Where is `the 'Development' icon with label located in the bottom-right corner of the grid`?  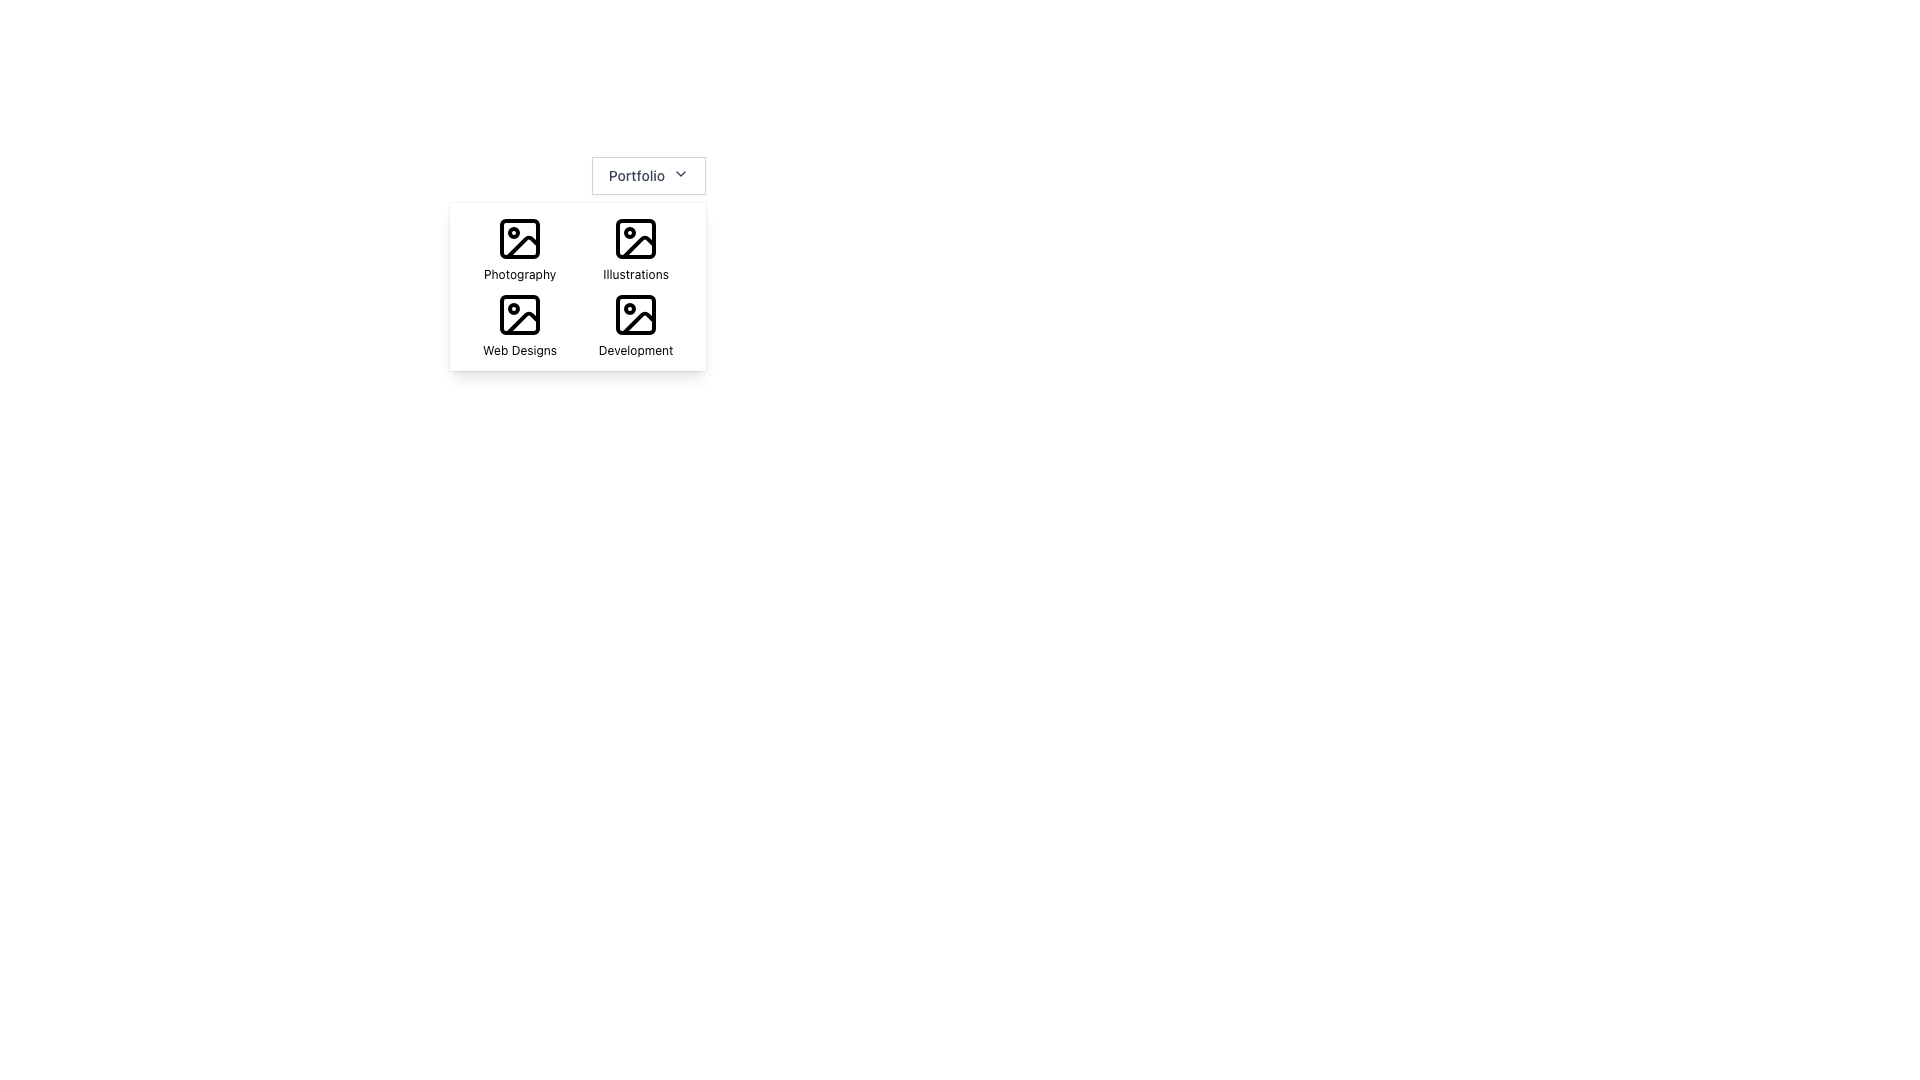
the 'Development' icon with label located in the bottom-right corner of the grid is located at coordinates (635, 323).